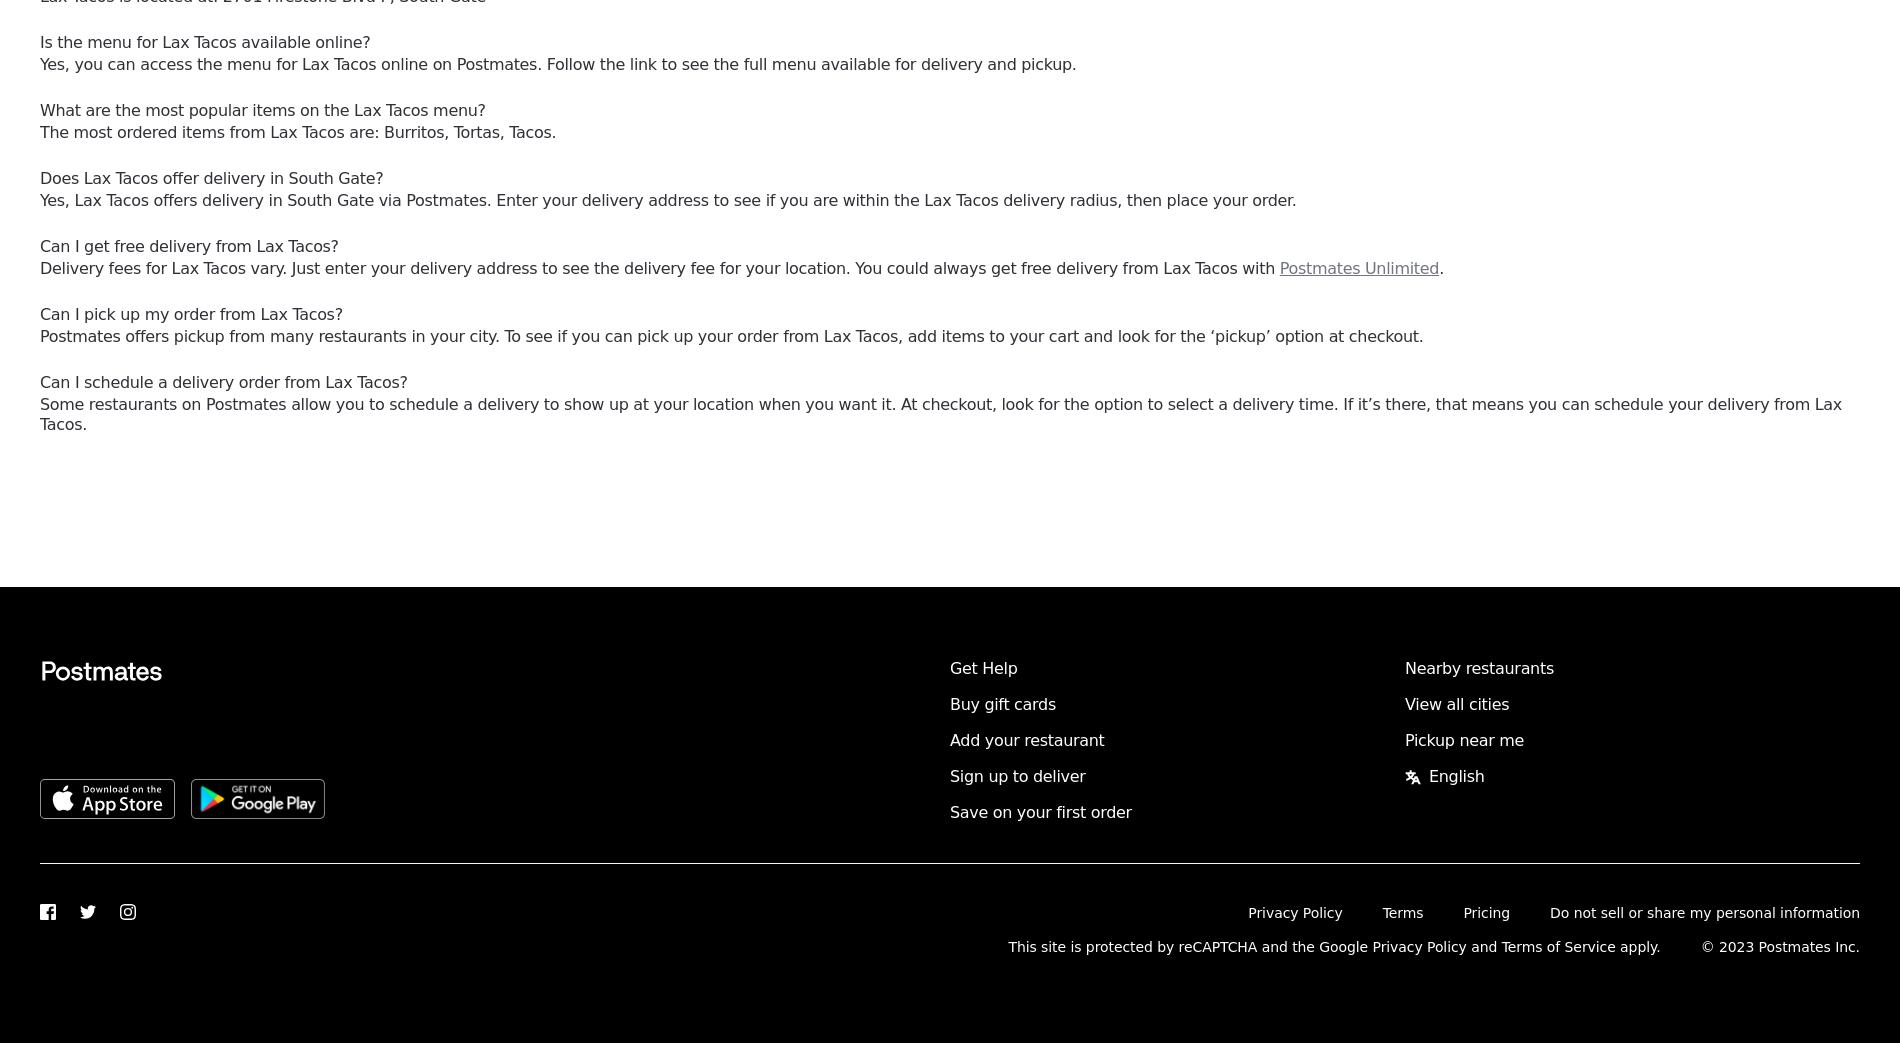 The width and height of the screenshot is (1900, 1043). I want to click on 'English', so click(1456, 775).